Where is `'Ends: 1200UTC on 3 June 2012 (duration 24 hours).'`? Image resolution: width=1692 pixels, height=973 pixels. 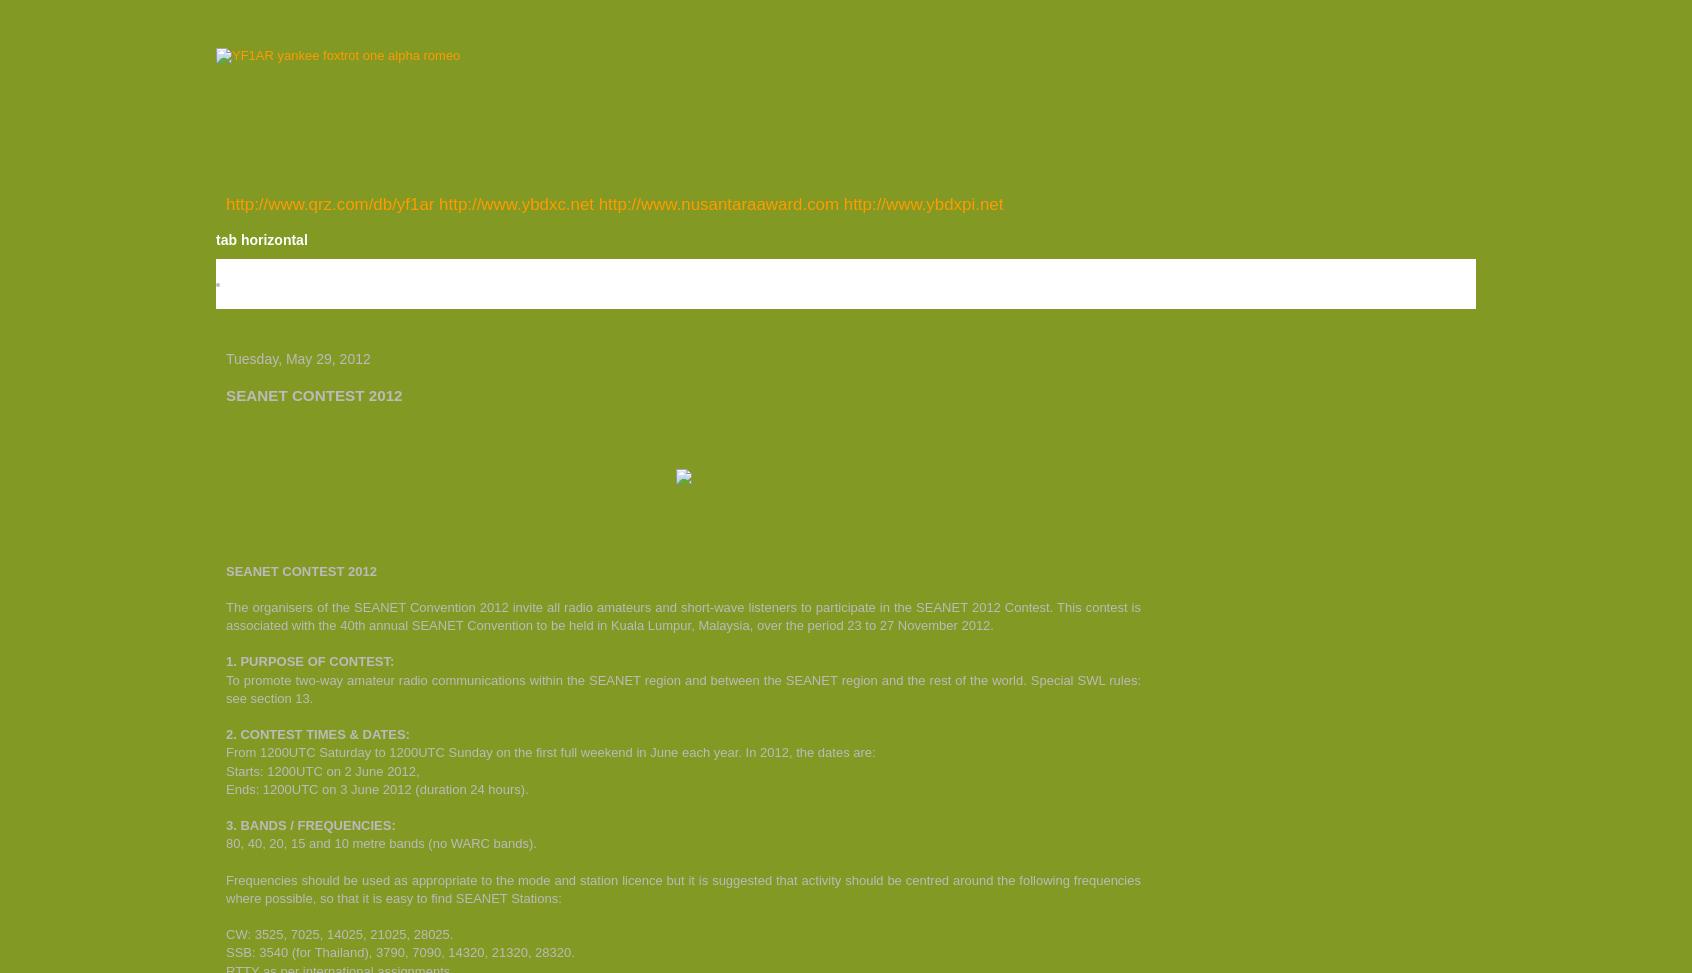
'Ends: 1200UTC on 3 June 2012 (duration 24 hours).' is located at coordinates (376, 787).